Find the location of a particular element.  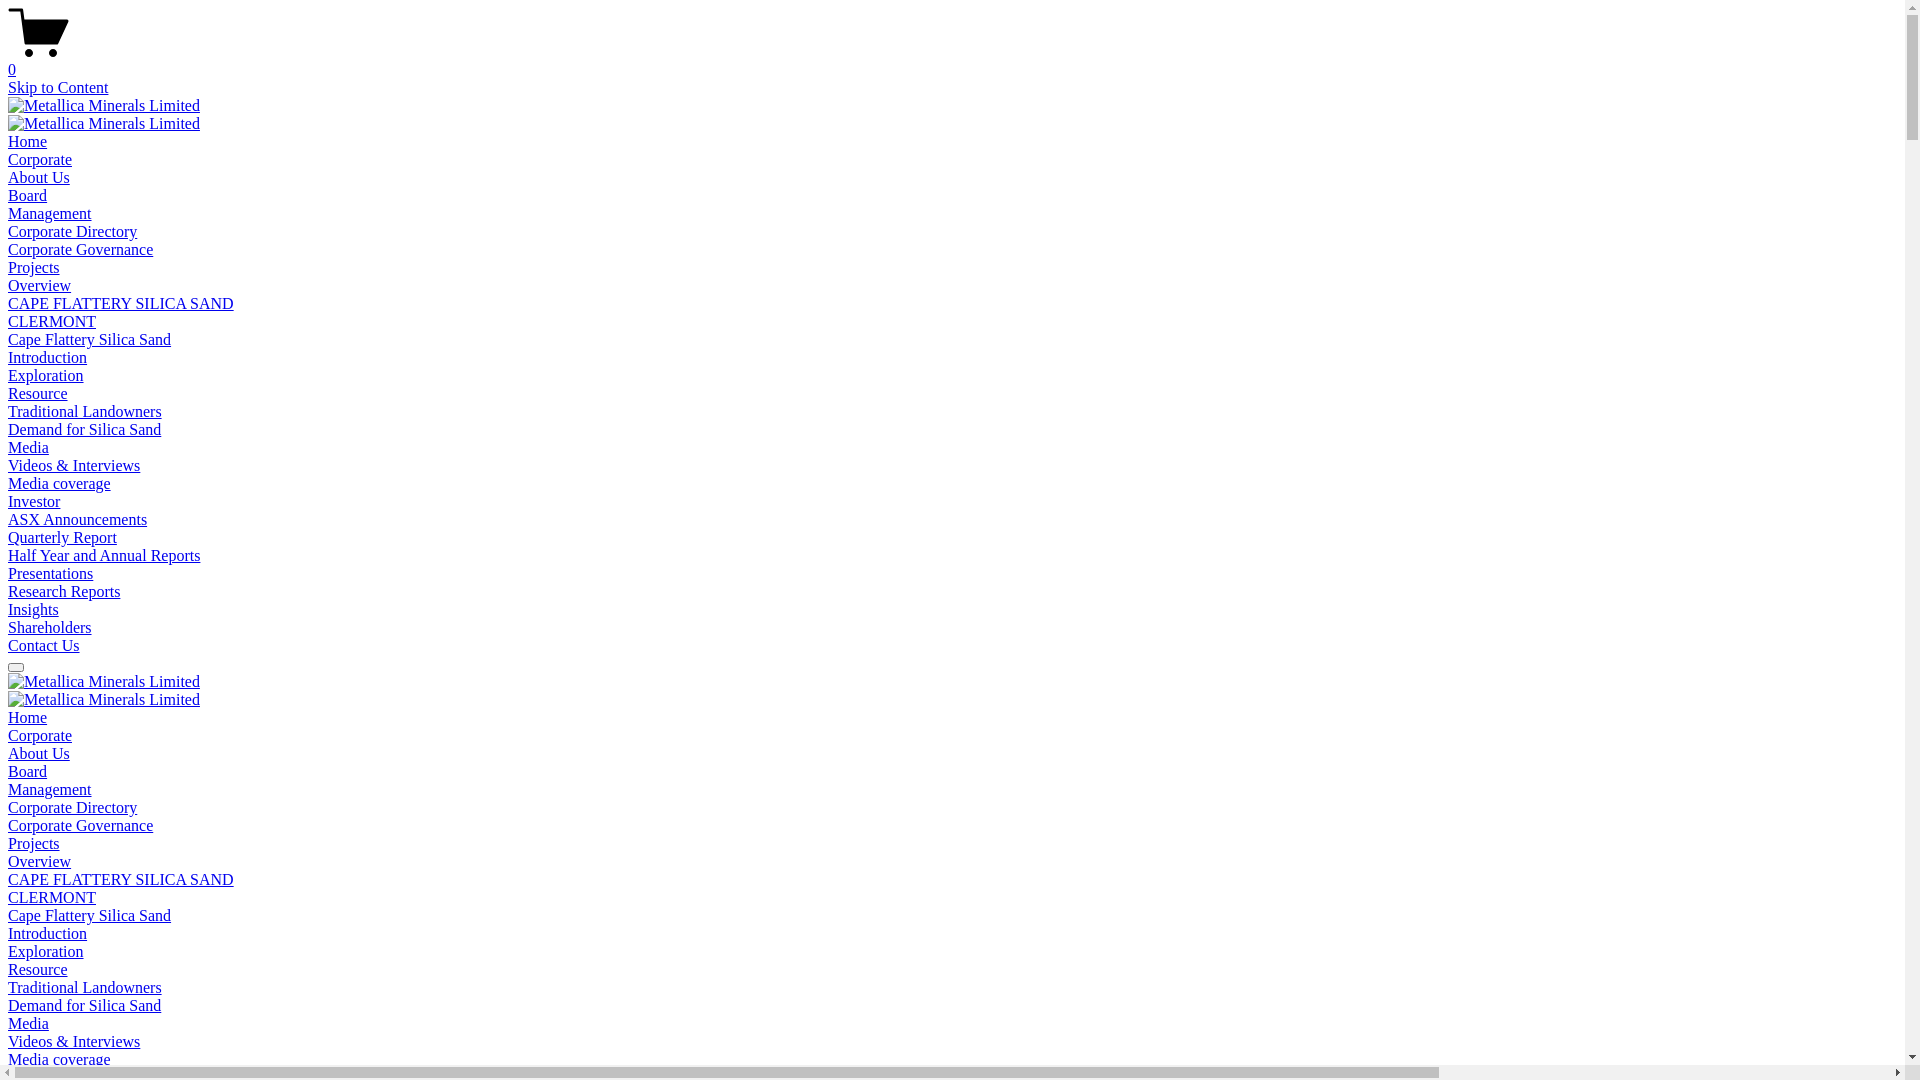

'Corporate Governance' is located at coordinates (80, 825).